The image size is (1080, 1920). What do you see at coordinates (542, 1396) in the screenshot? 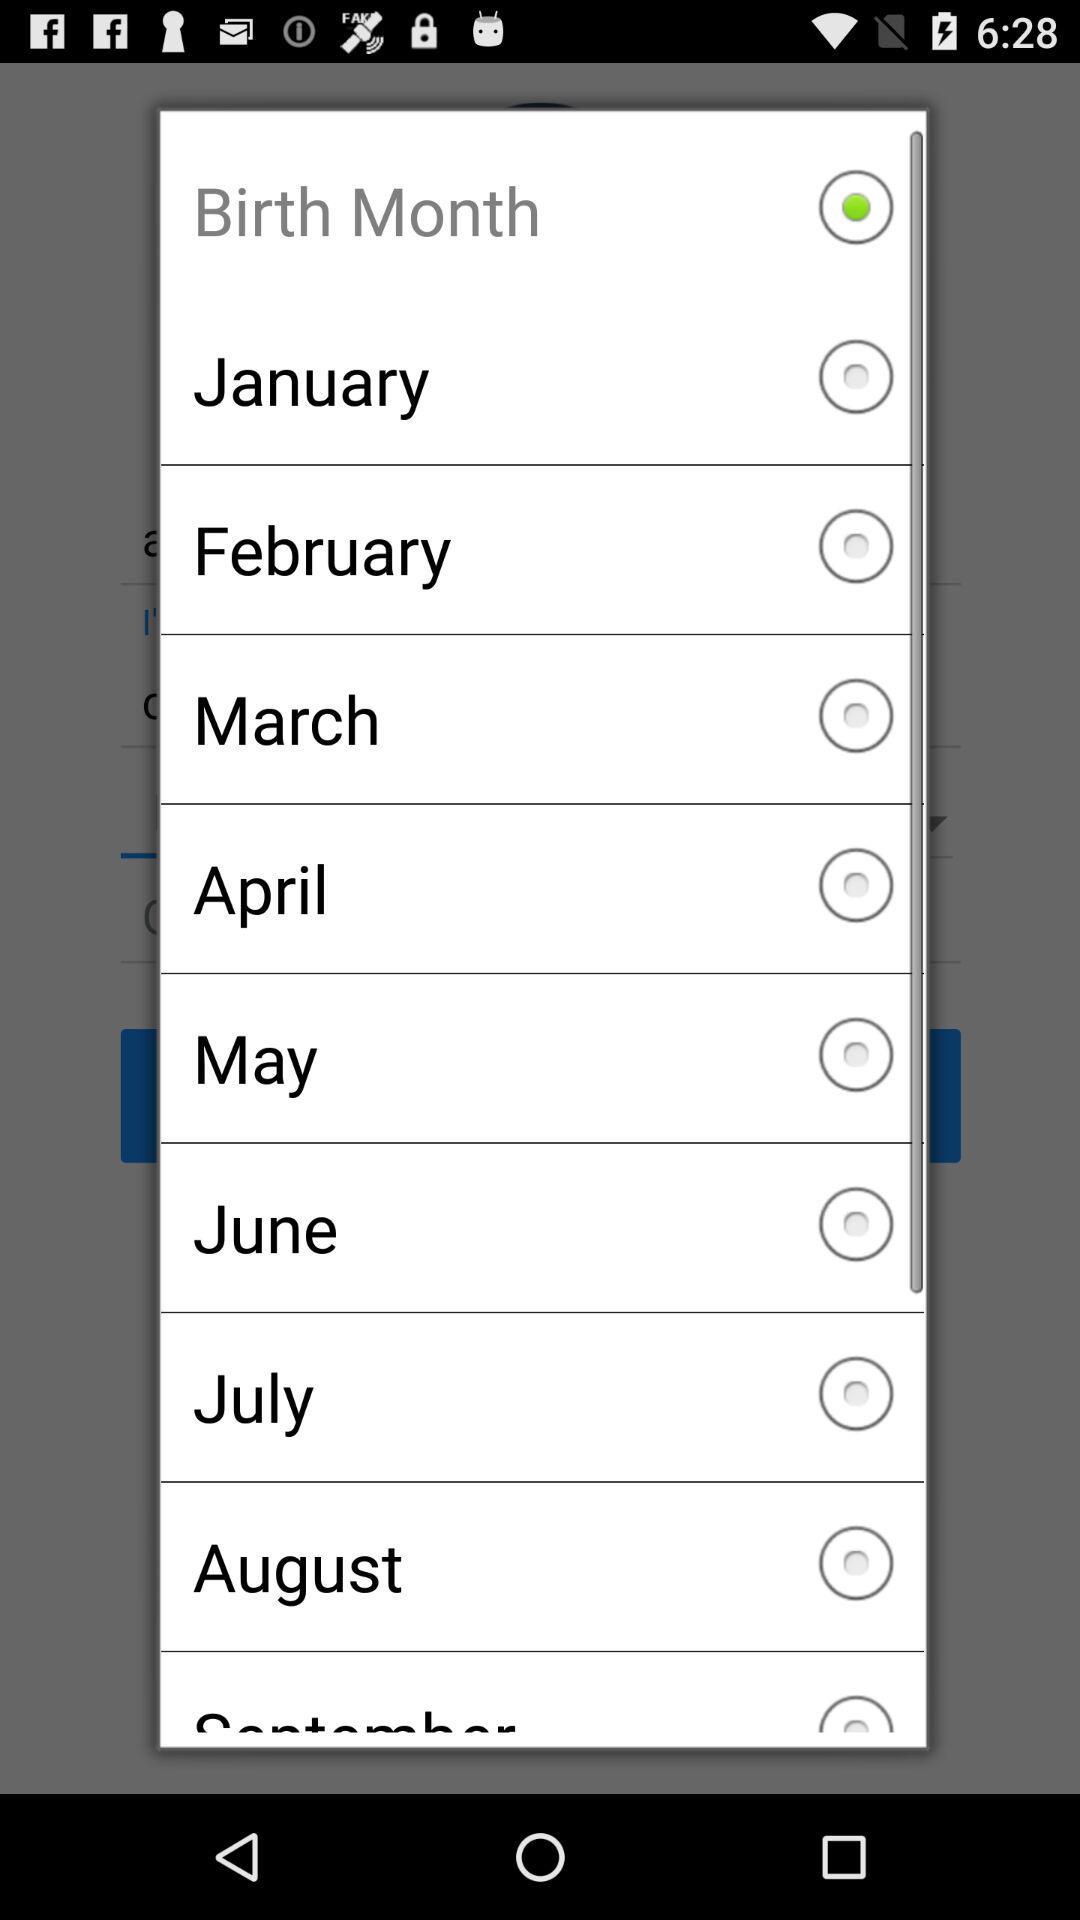
I see `the july checkbox` at bounding box center [542, 1396].